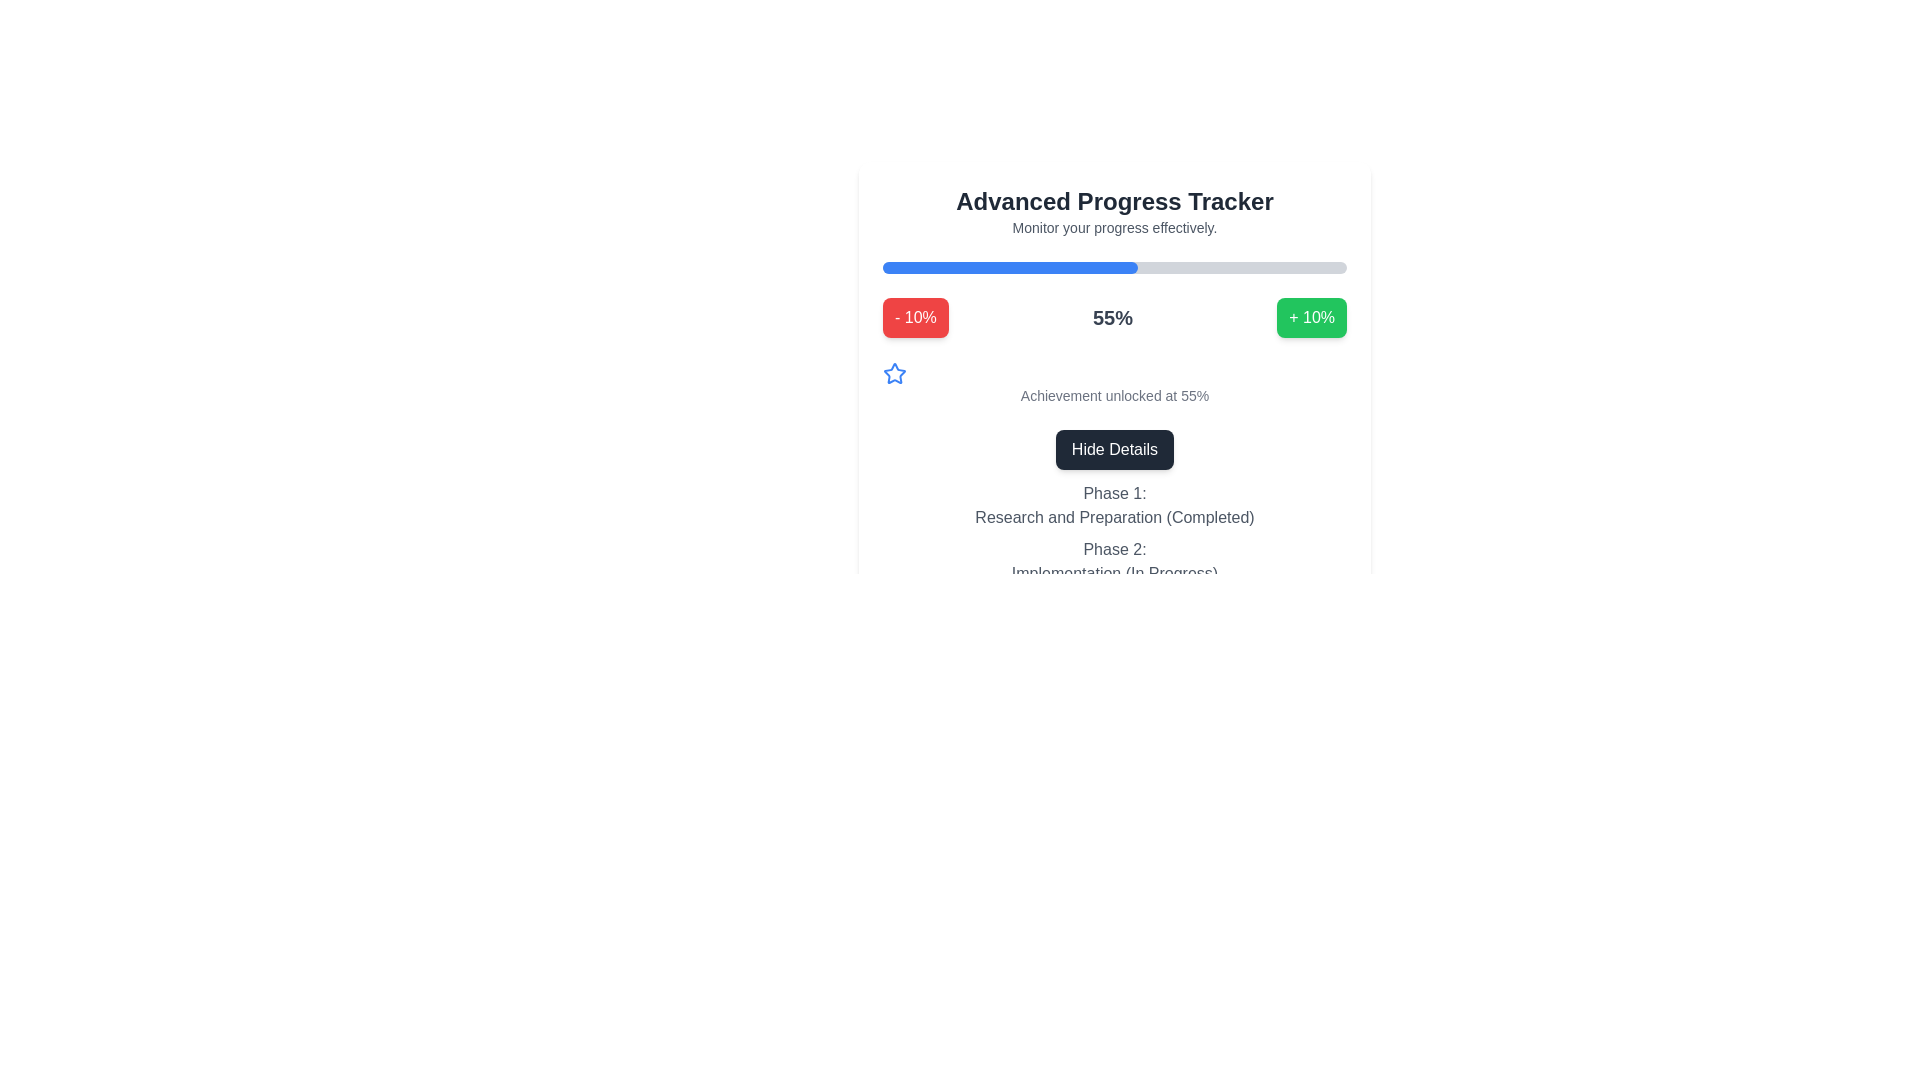 The image size is (1920, 1080). I want to click on the text block titled 'Advanced Progress Tracker' that displays the subtitle 'Monitor your progress effectively.', so click(1113, 212).